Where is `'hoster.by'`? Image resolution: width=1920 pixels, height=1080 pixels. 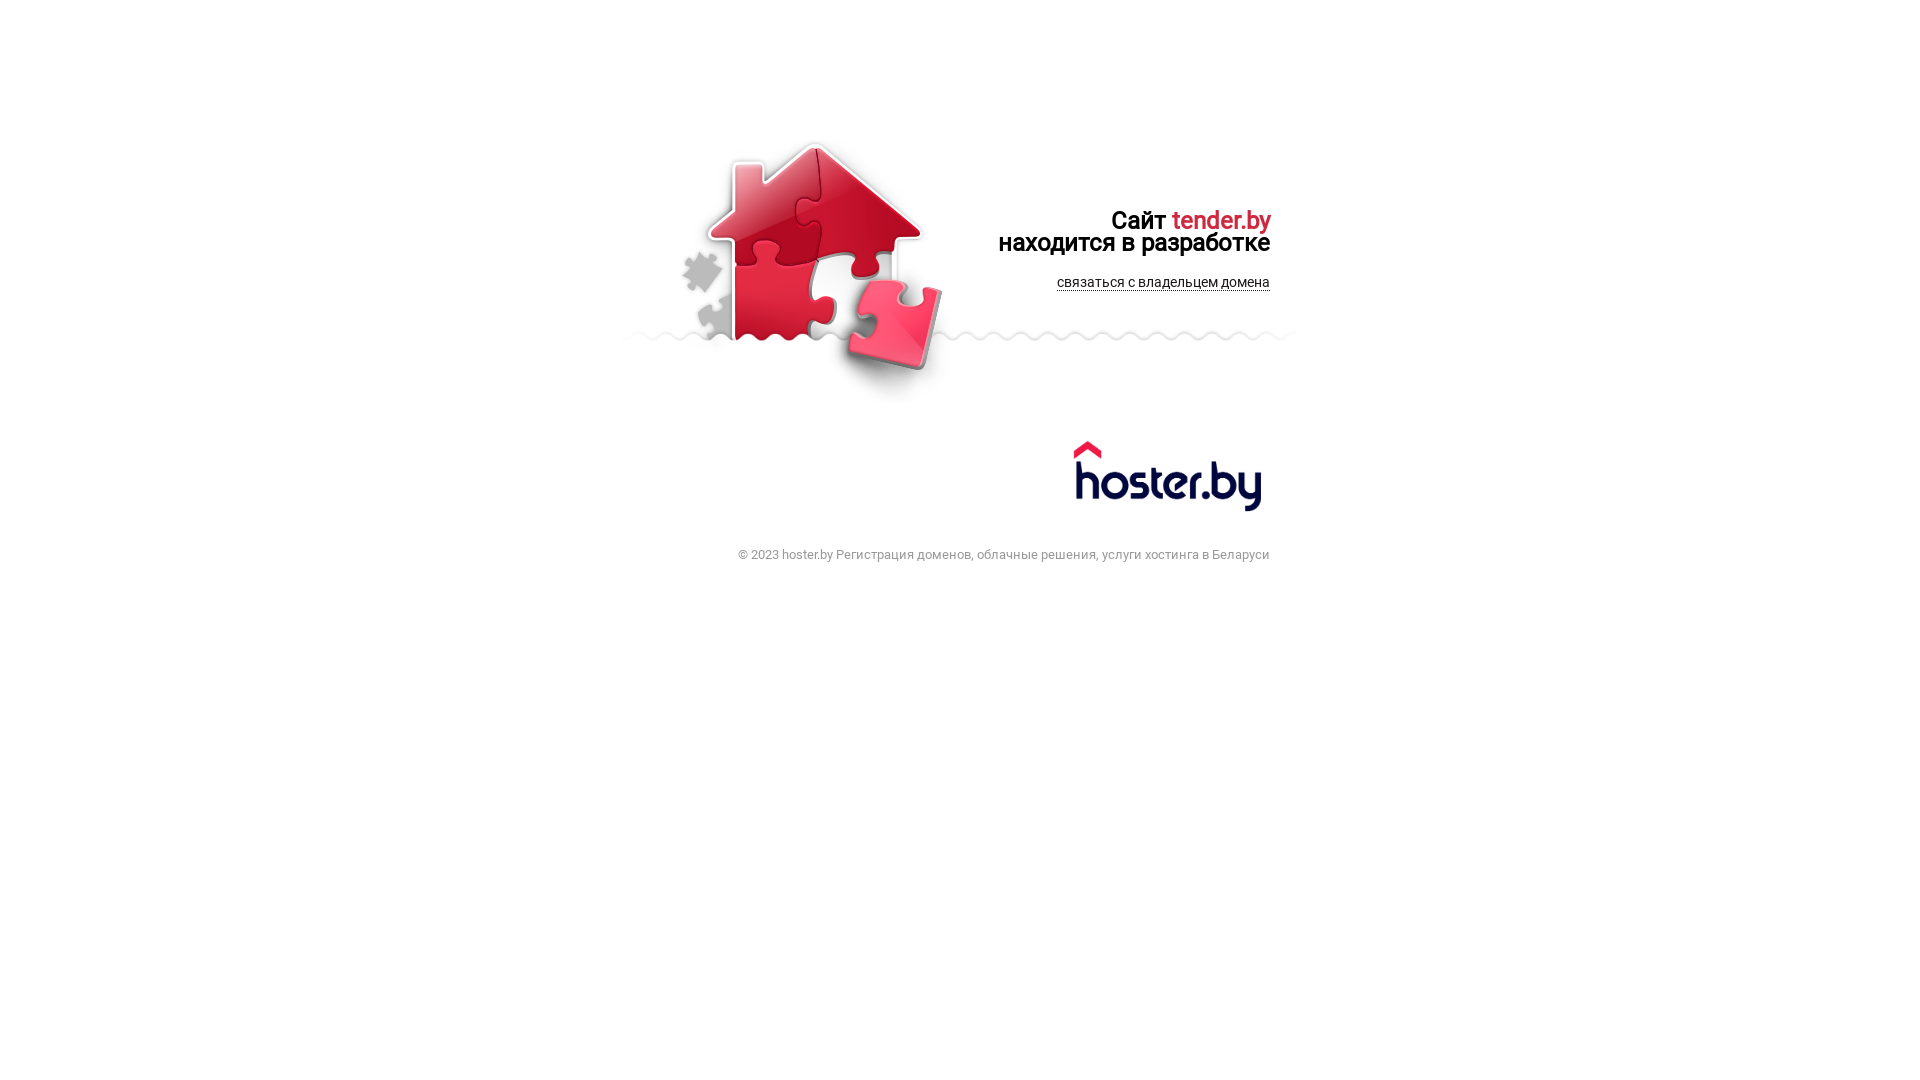 'hoster.by' is located at coordinates (1170, 479).